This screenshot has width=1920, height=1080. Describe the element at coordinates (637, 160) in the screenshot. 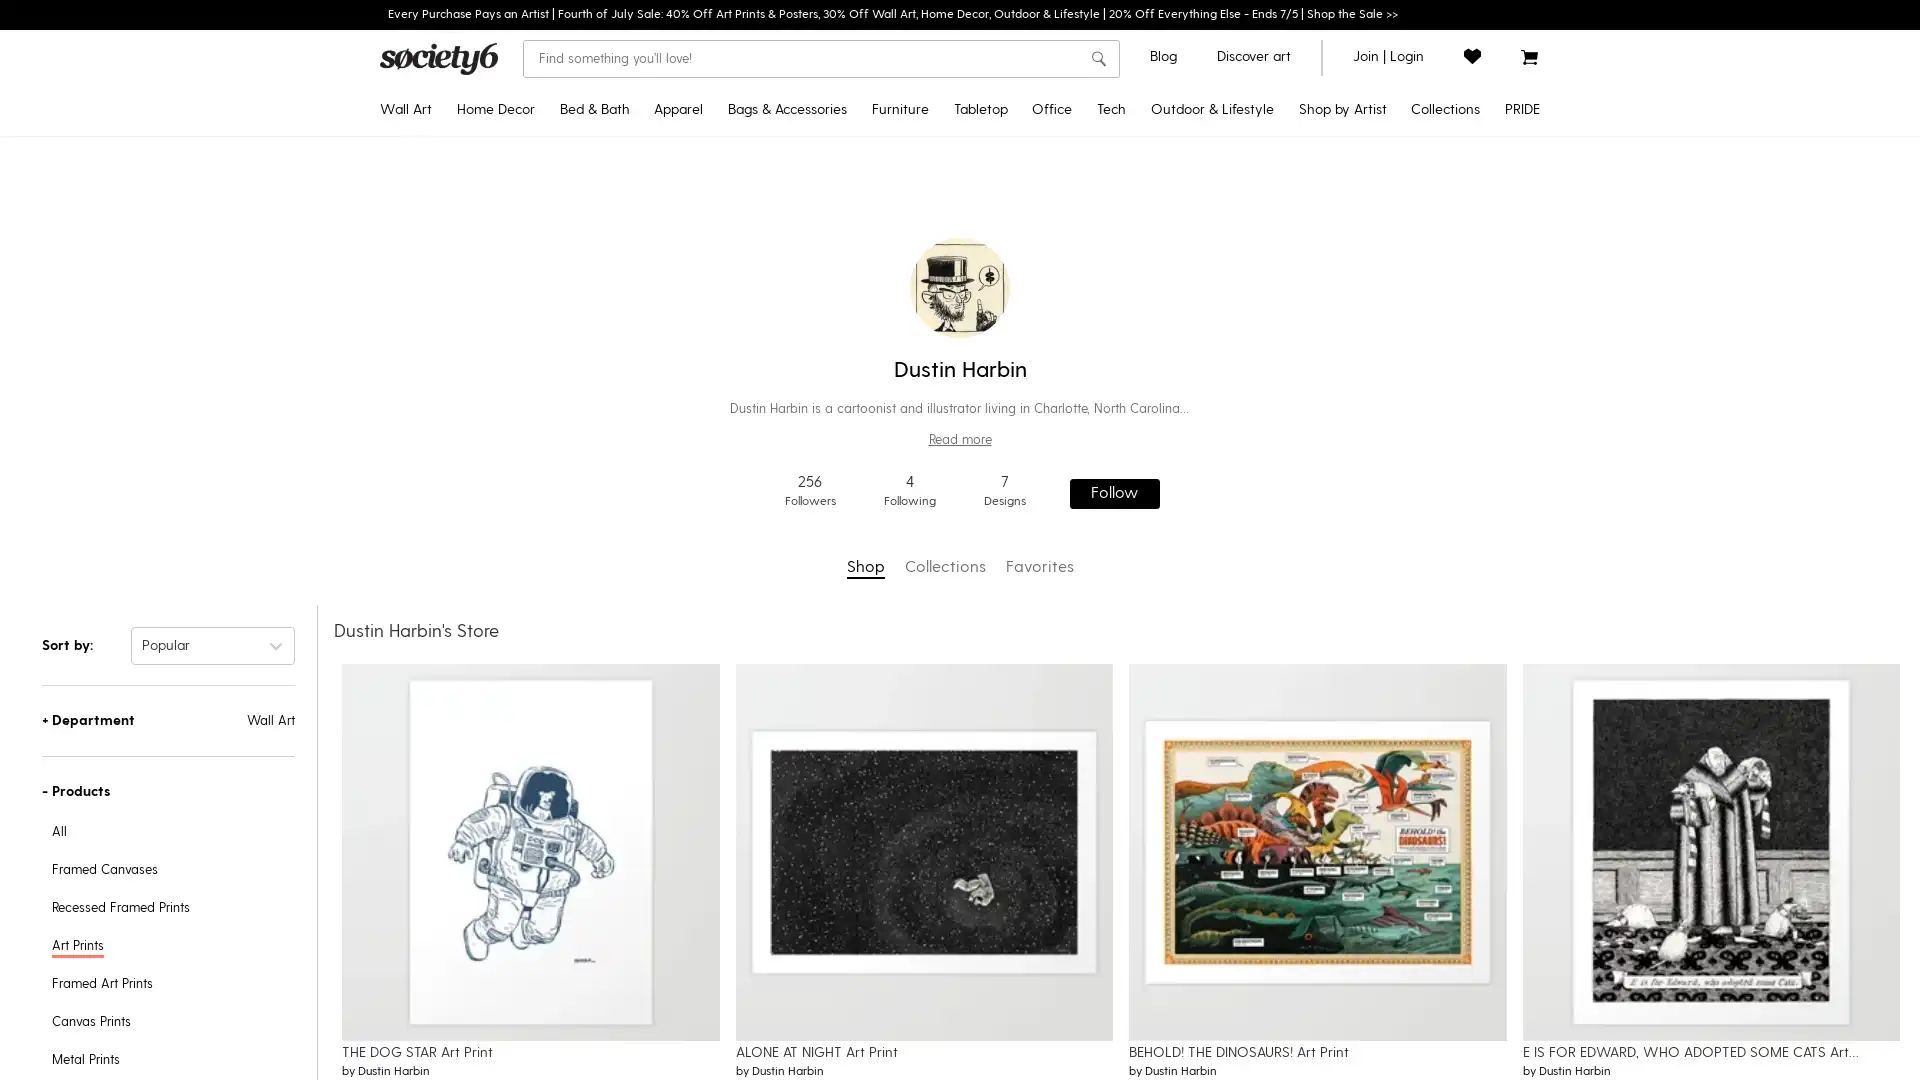

I see `Comforters` at that location.